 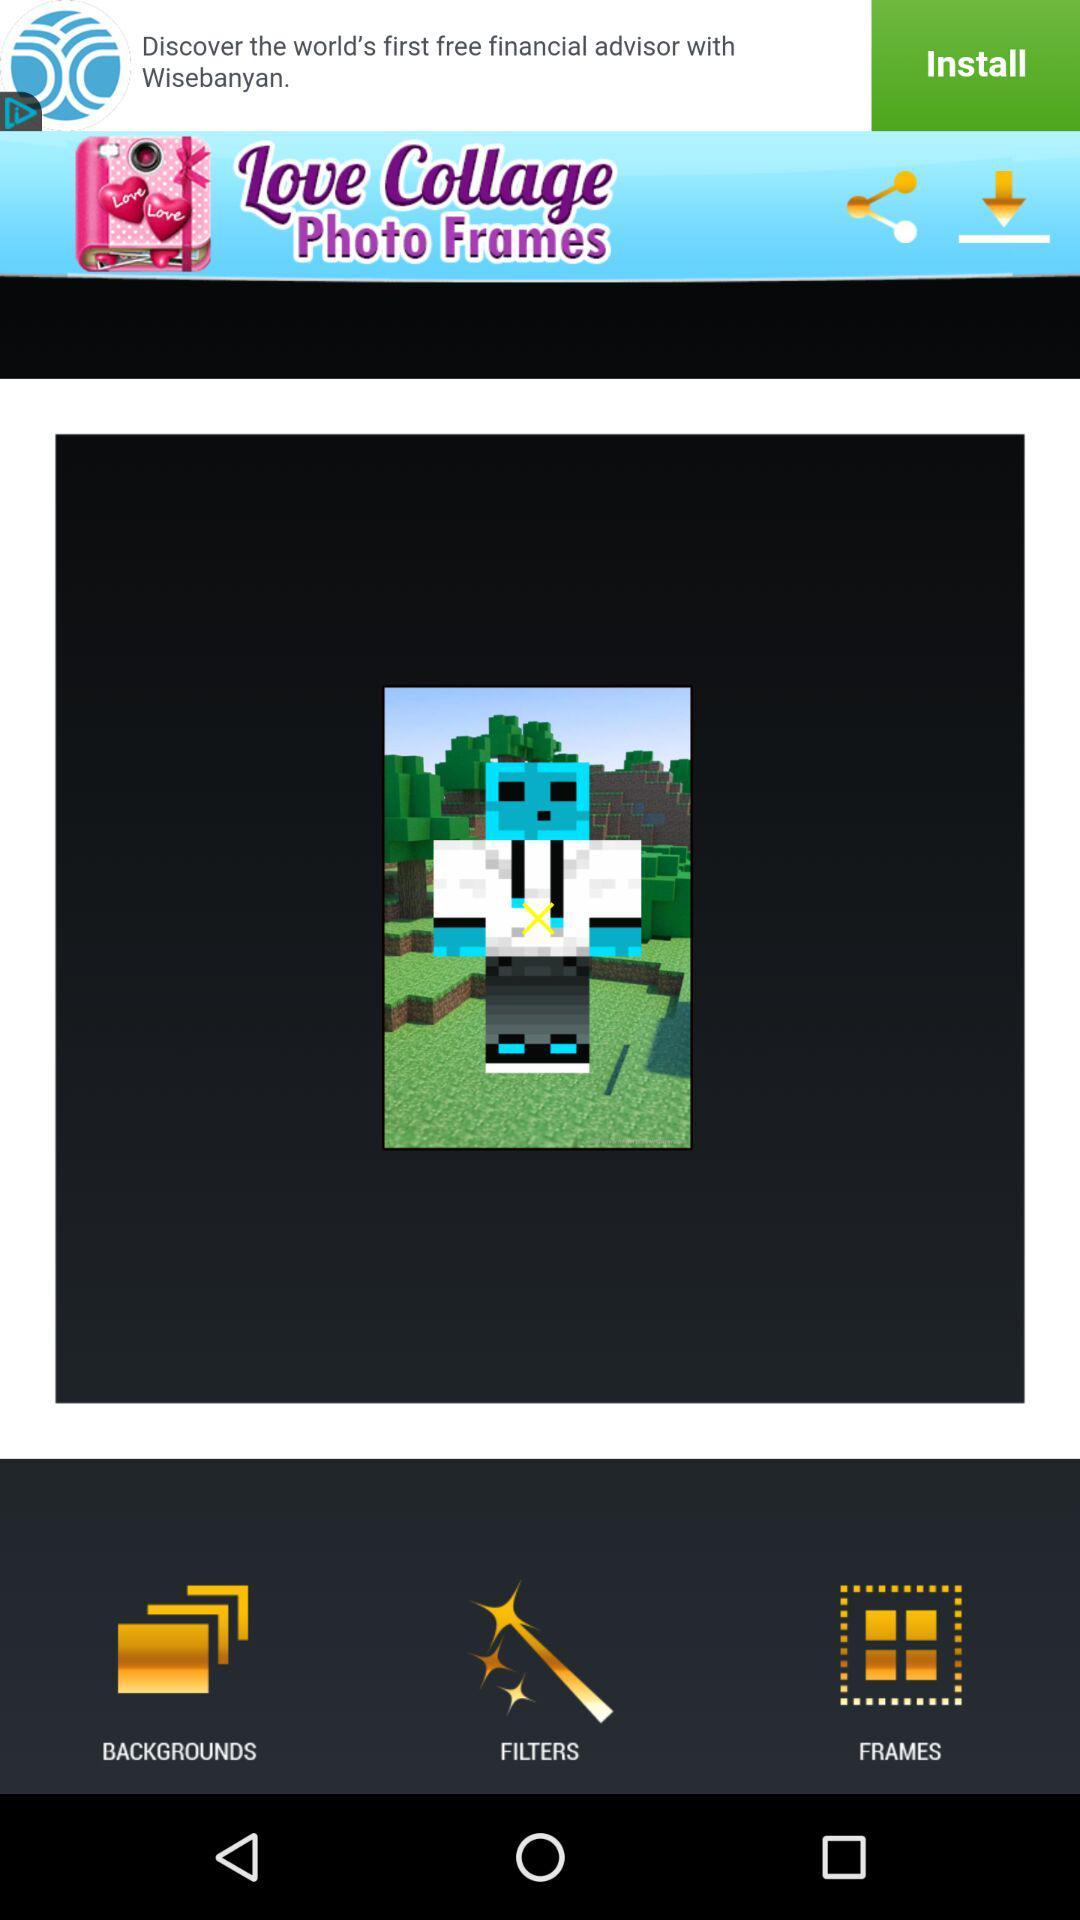 I want to click on the share icon, so click(x=880, y=221).